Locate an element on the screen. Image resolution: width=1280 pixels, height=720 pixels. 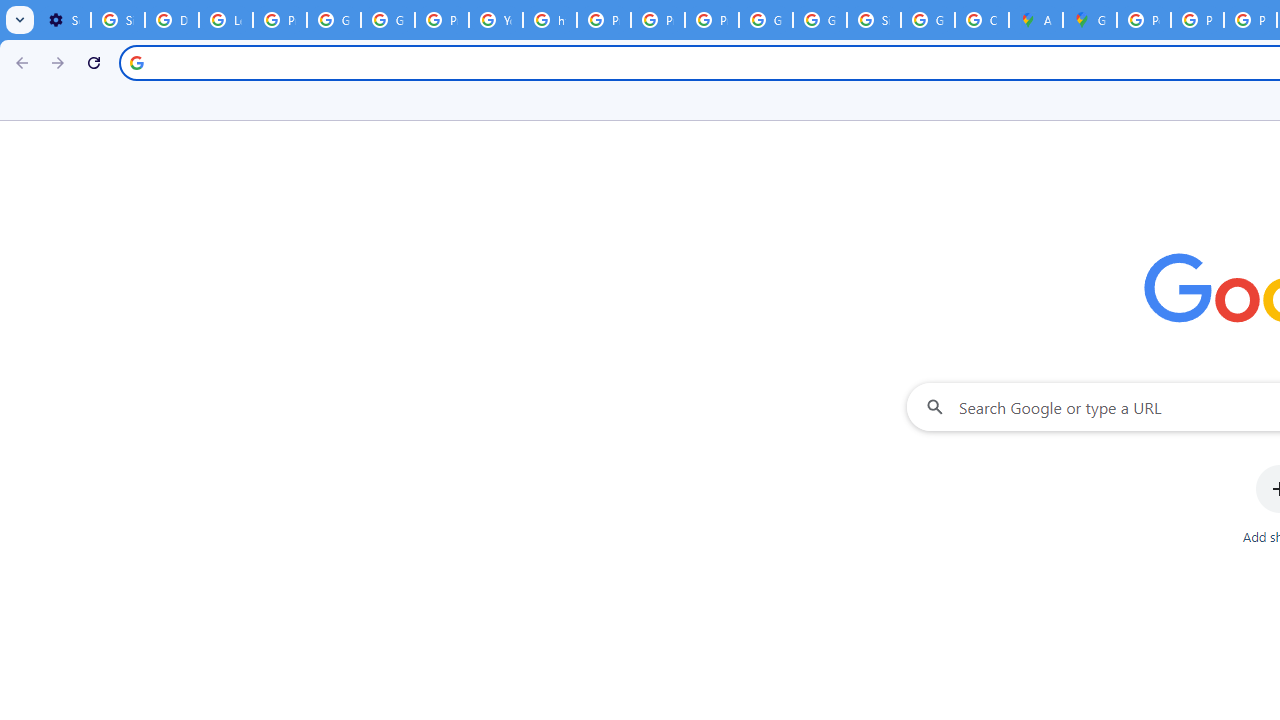
'Google Account Help' is located at coordinates (334, 20).